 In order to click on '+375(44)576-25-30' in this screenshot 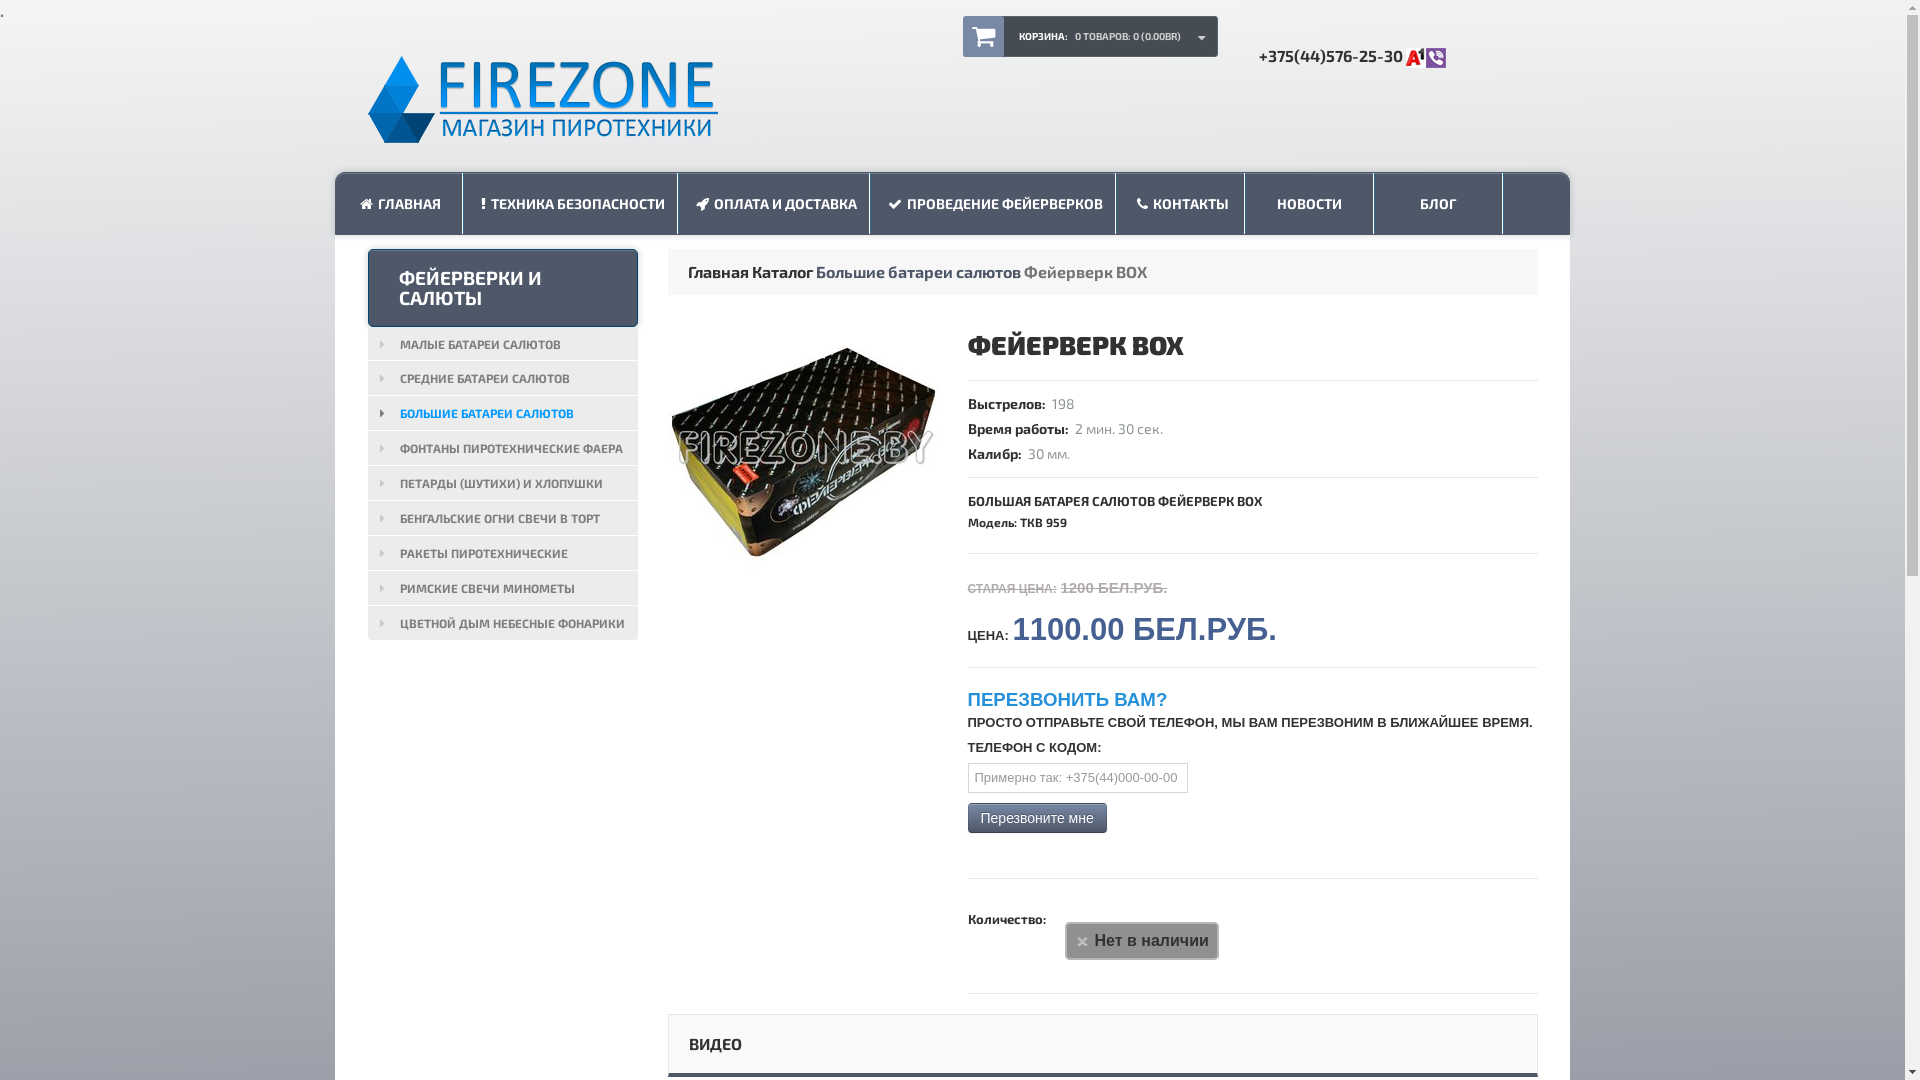, I will do `click(1351, 54)`.